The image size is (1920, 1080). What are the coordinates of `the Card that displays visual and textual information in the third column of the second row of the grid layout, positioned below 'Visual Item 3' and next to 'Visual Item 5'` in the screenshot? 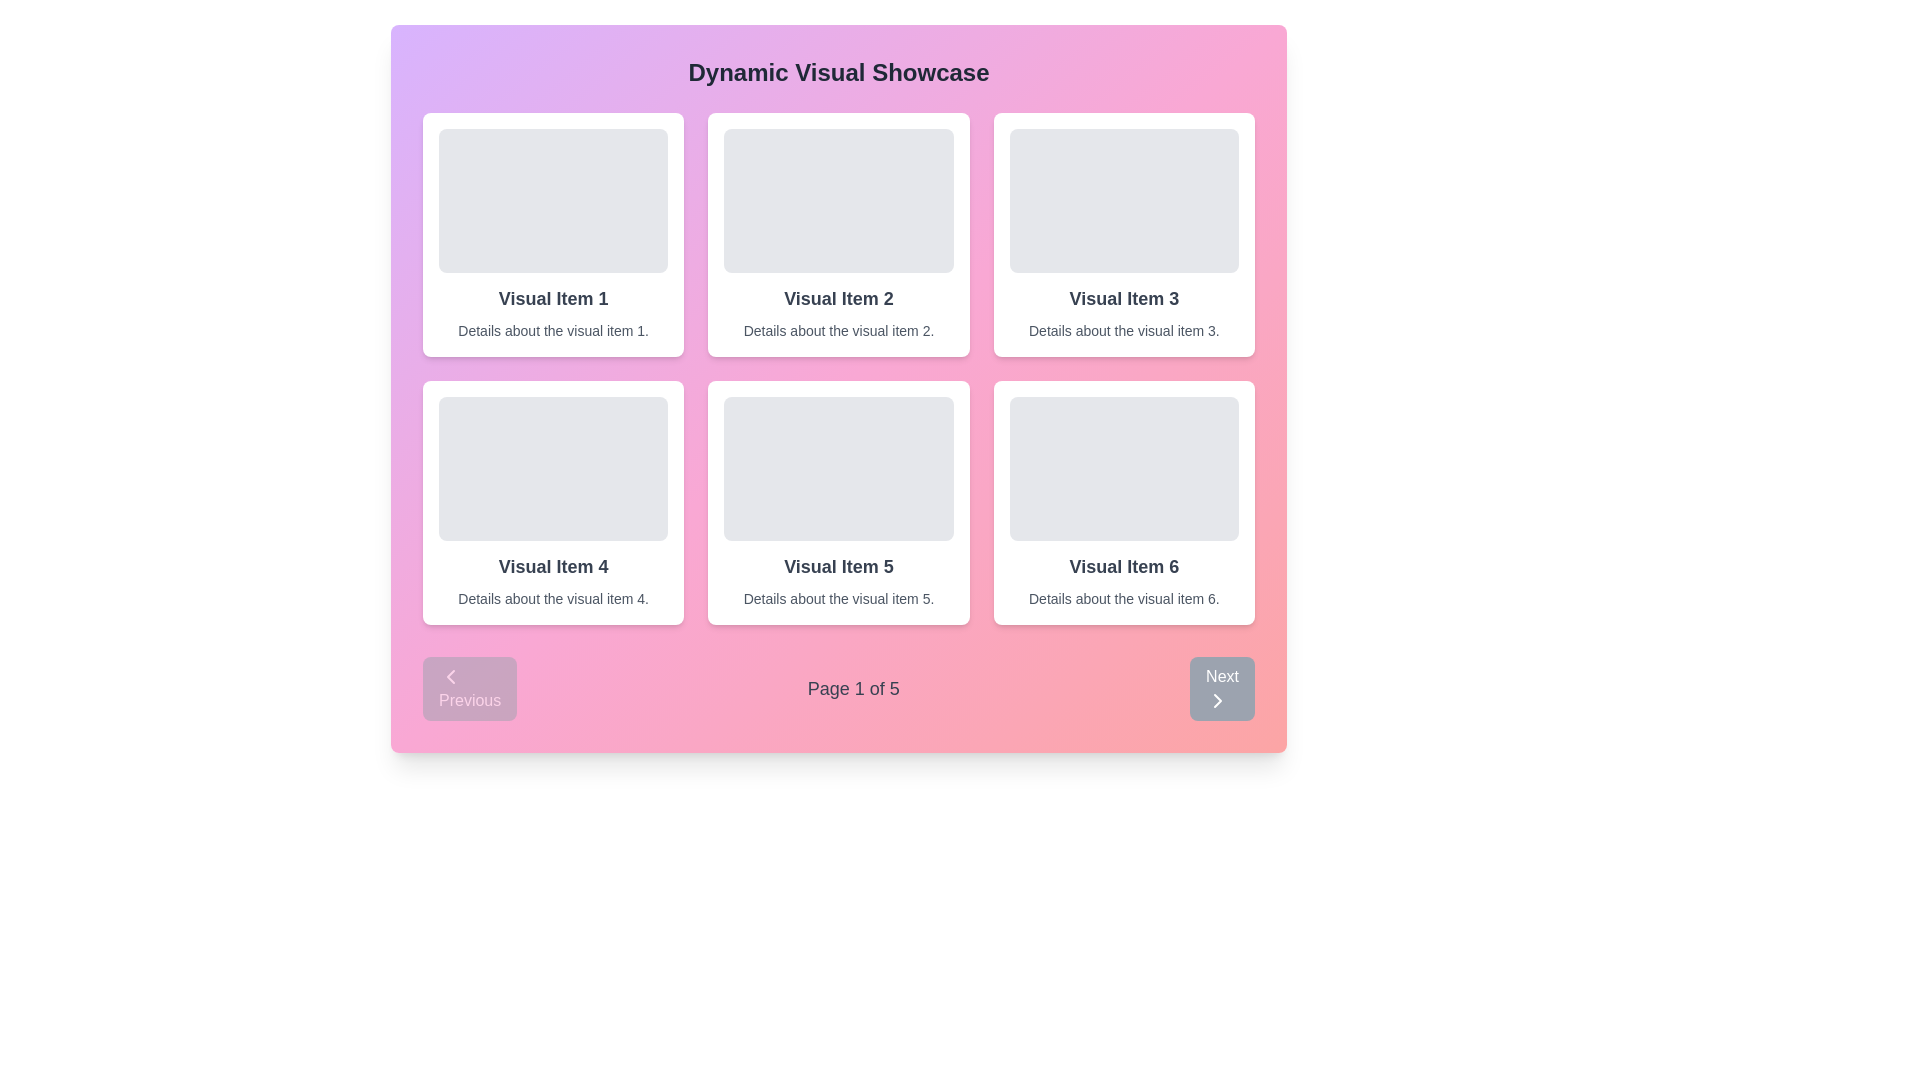 It's located at (1124, 501).